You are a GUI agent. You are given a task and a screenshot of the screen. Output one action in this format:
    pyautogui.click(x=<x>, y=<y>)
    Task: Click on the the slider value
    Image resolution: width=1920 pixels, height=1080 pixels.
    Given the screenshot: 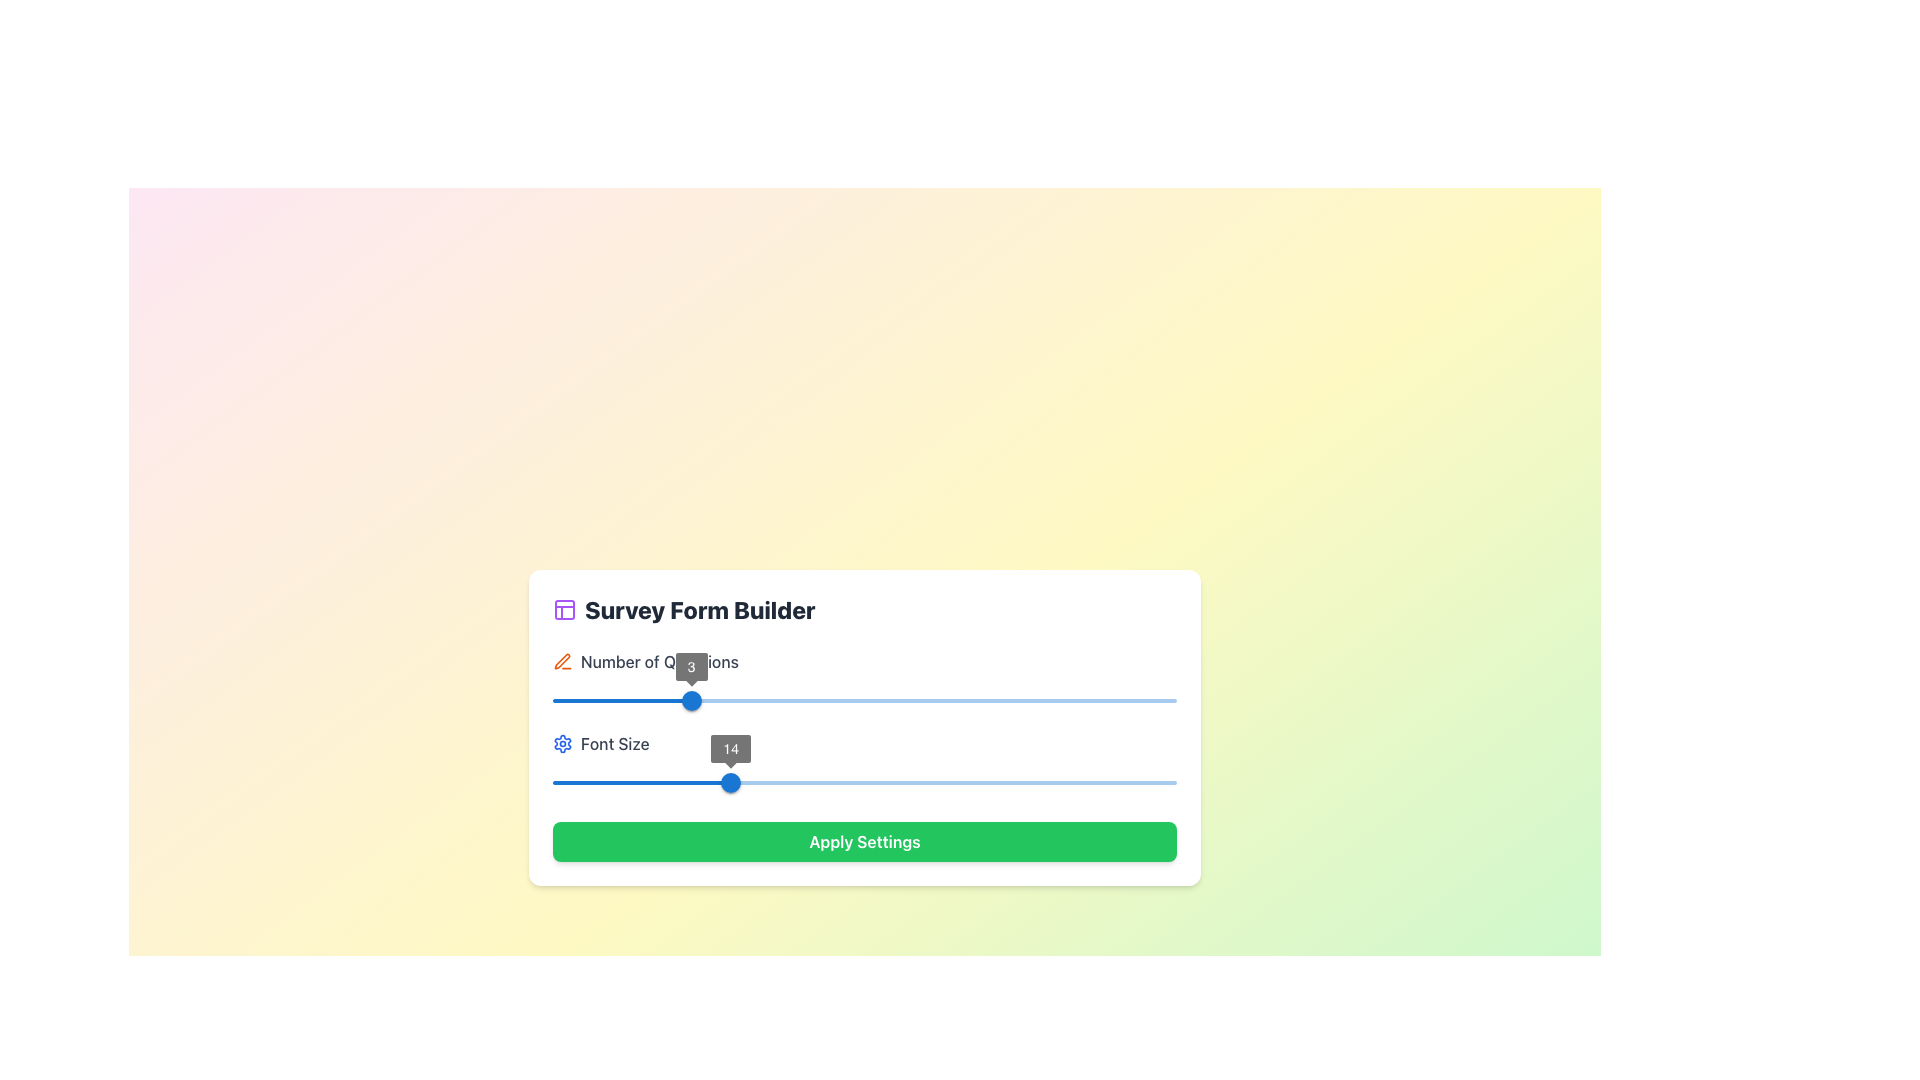 What is the action you would take?
    pyautogui.click(x=888, y=782)
    